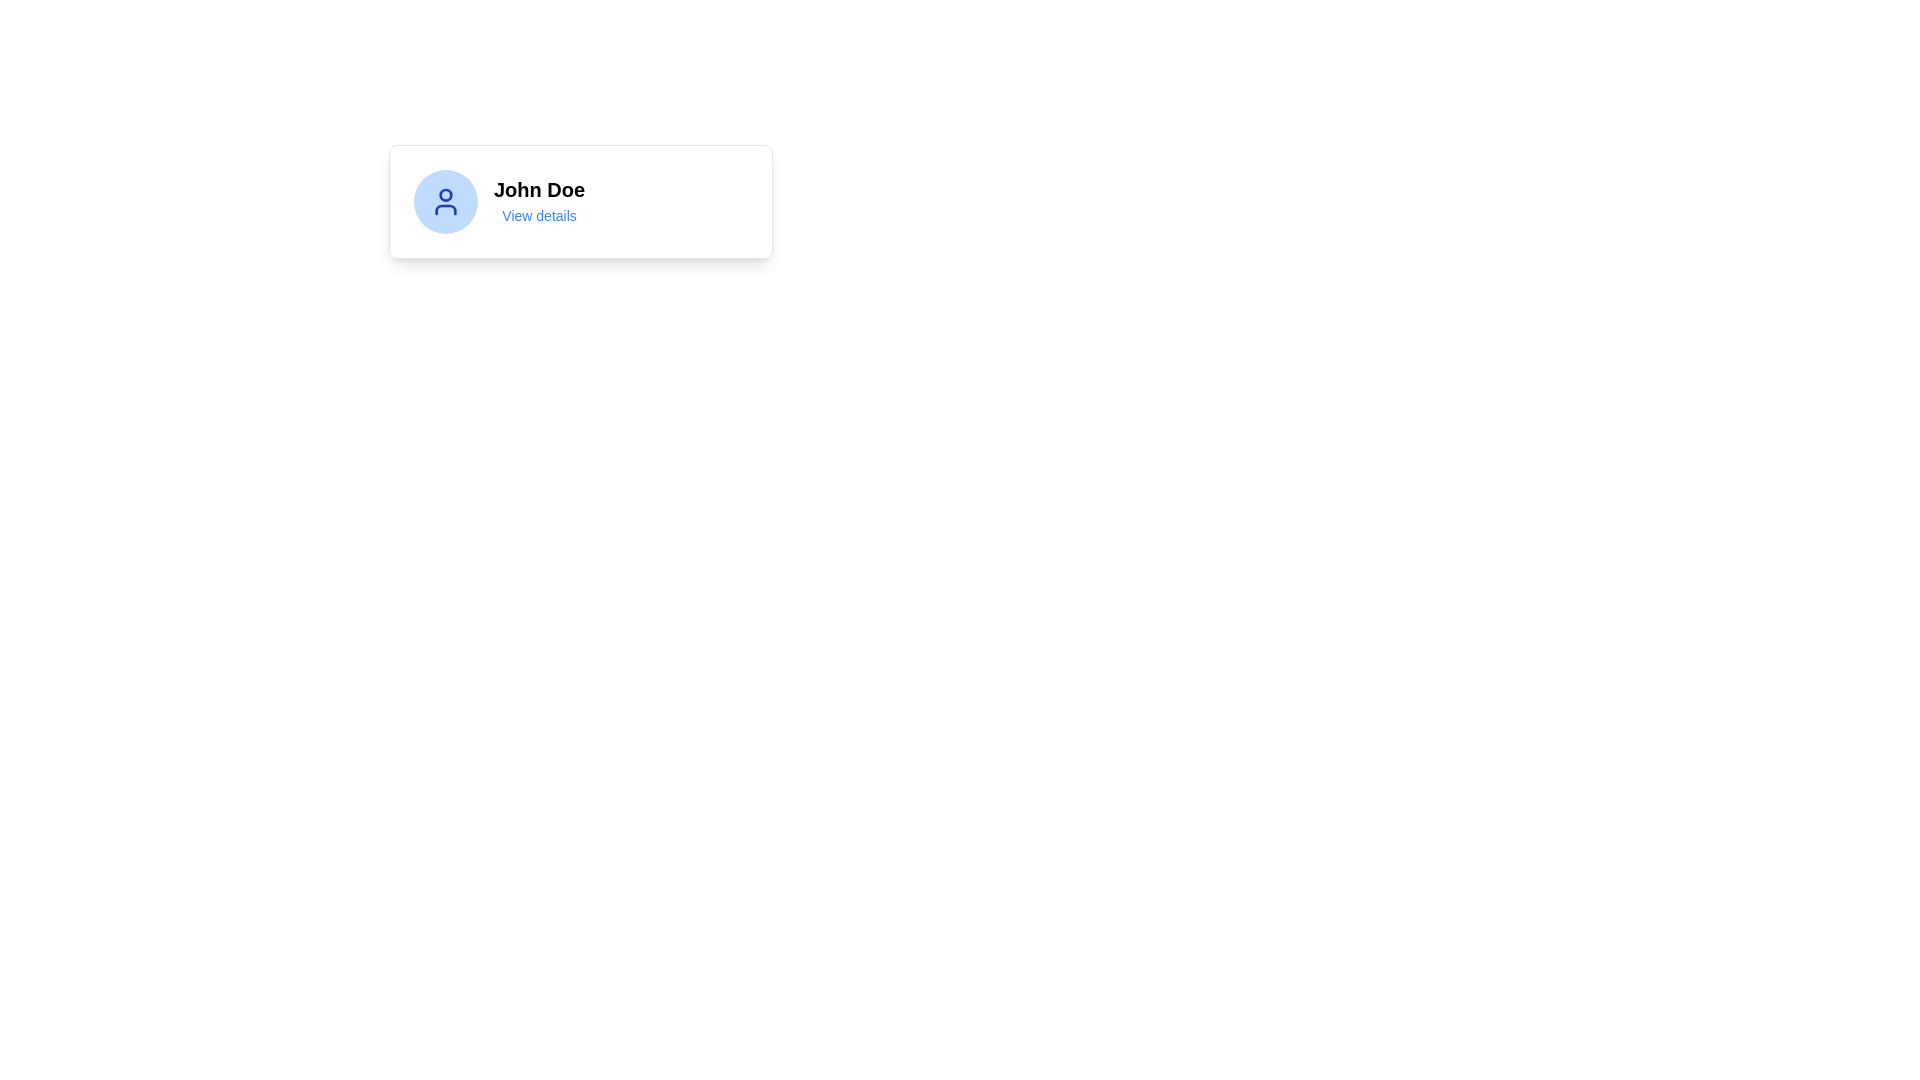 Image resolution: width=1920 pixels, height=1080 pixels. What do you see at coordinates (445, 201) in the screenshot?
I see `the avatar representing the user 'John Doe', which is located at the beginning of a horizontal card-like section` at bounding box center [445, 201].